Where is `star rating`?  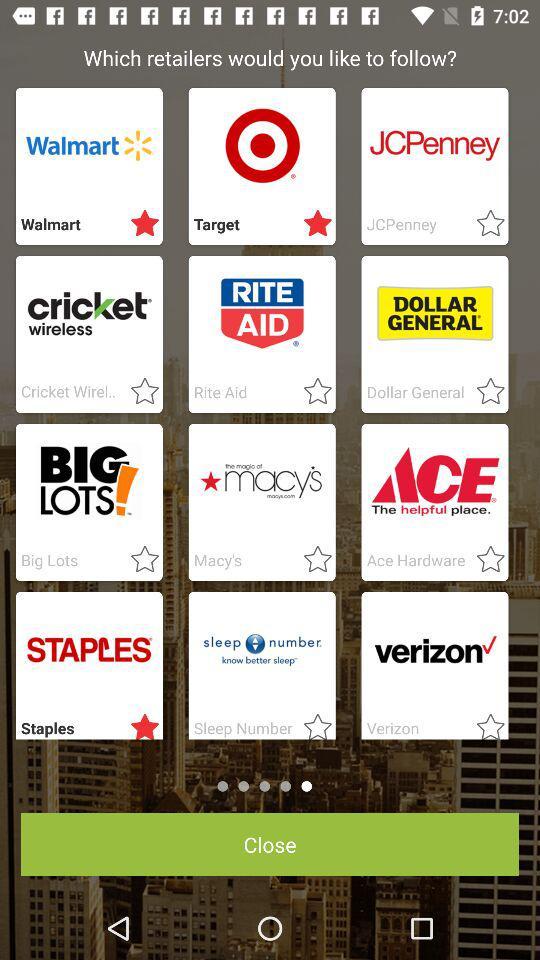
star rating is located at coordinates (138, 722).